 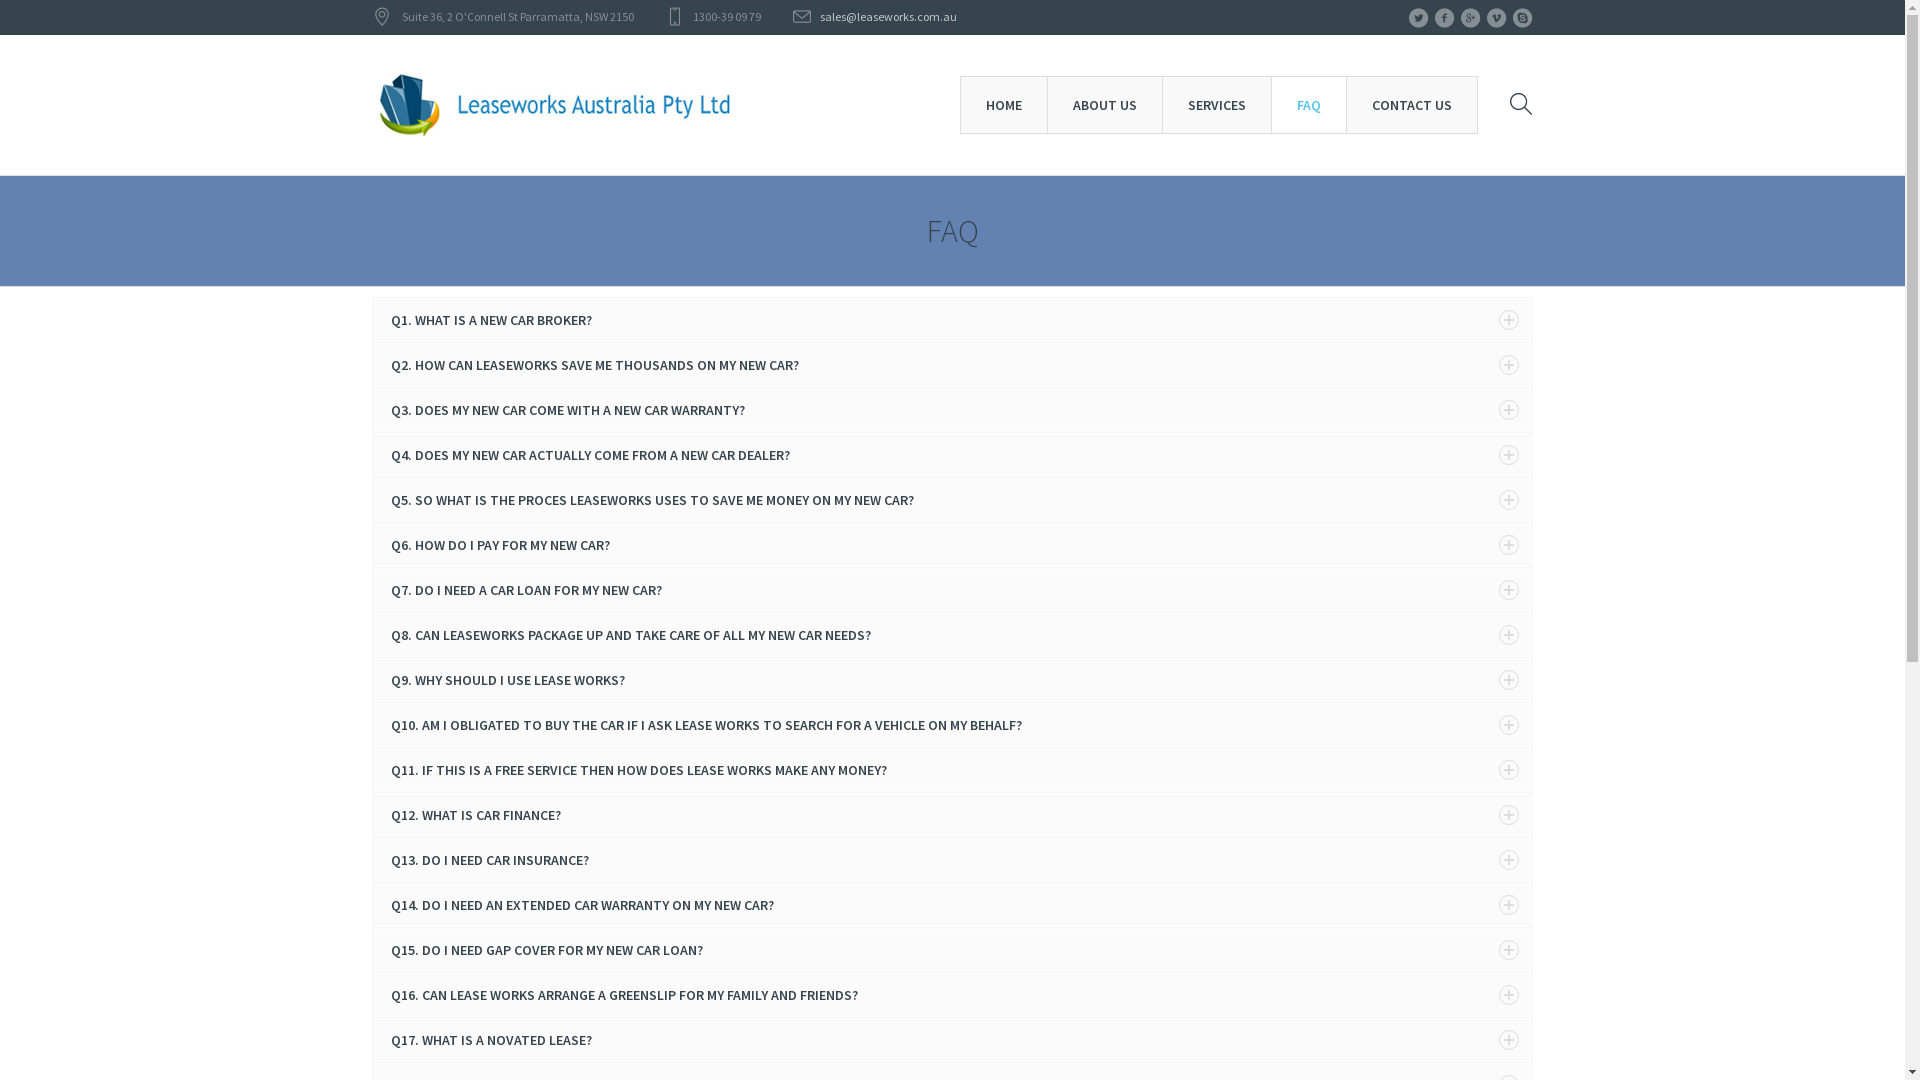 What do you see at coordinates (1216, 104) in the screenshot?
I see `'SERVICES'` at bounding box center [1216, 104].